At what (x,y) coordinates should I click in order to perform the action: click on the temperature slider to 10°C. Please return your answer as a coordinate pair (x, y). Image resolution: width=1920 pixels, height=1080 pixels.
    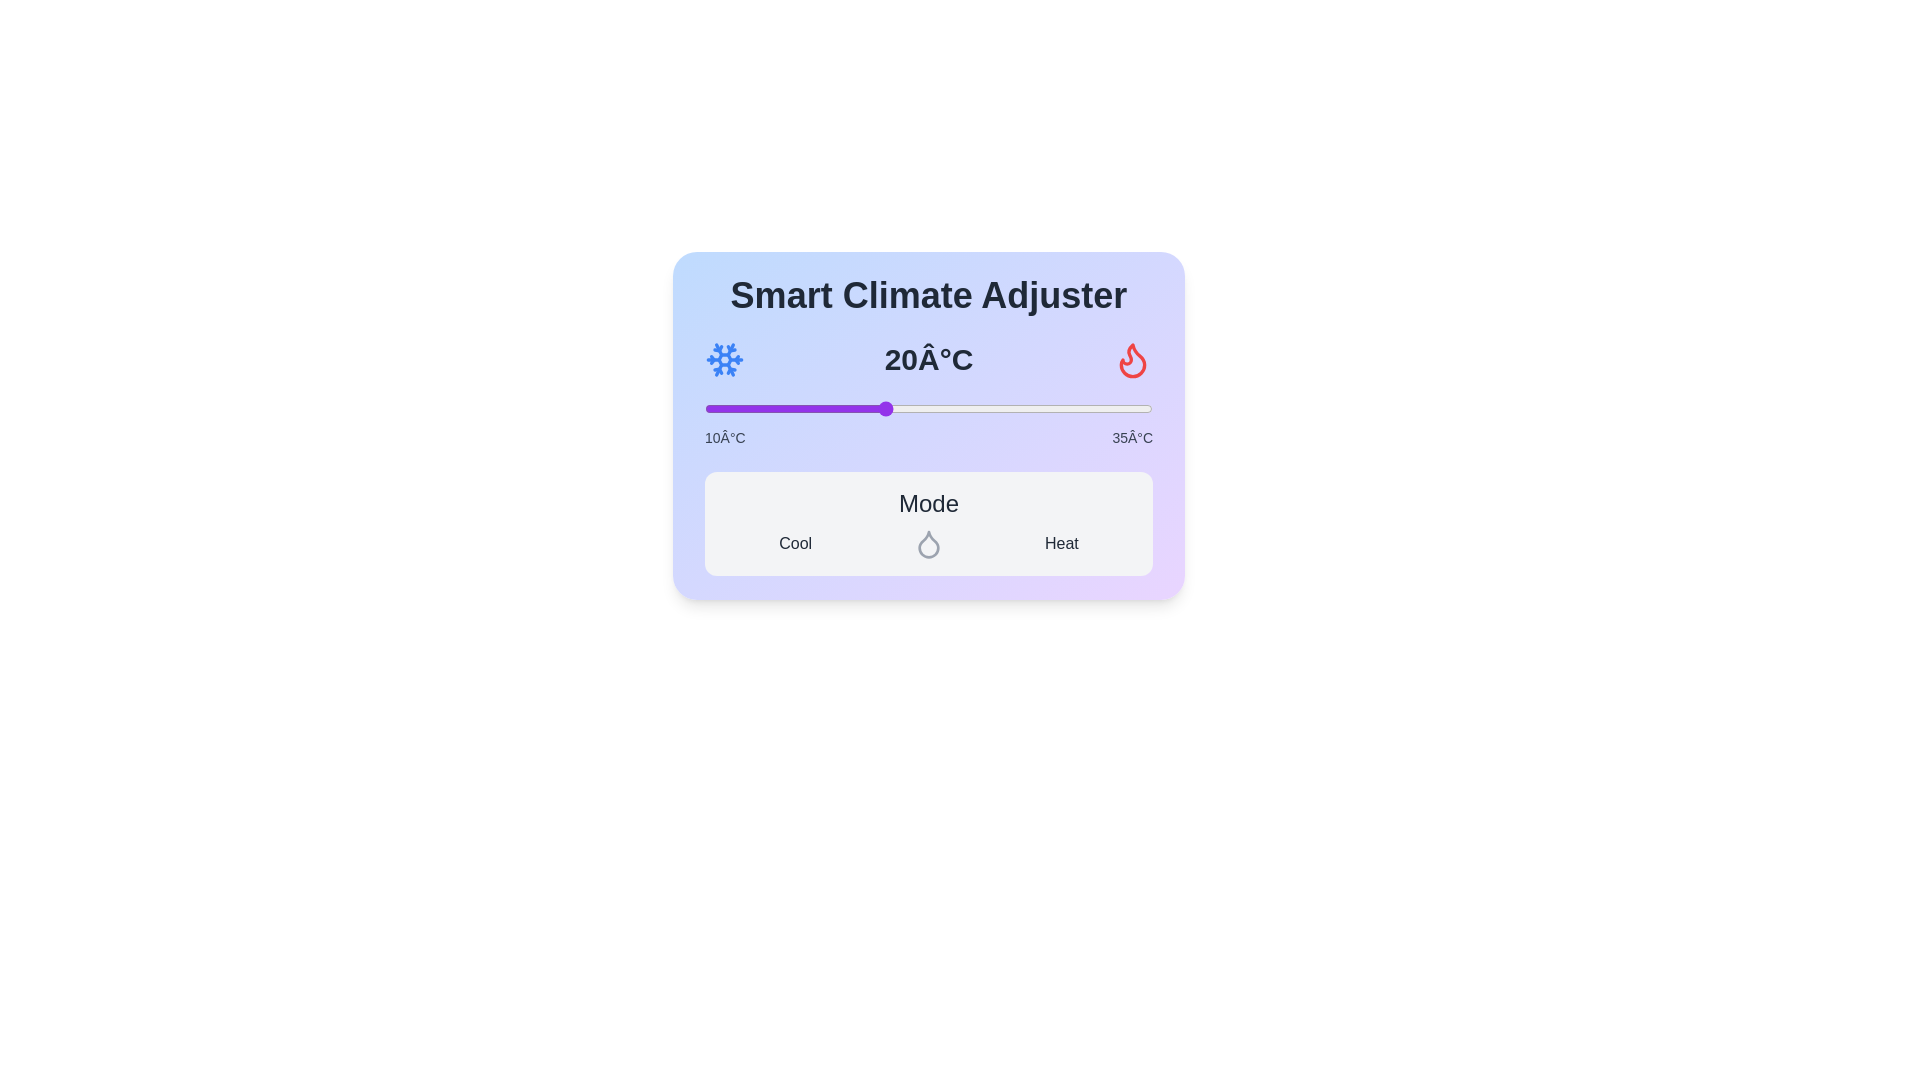
    Looking at the image, I should click on (705, 407).